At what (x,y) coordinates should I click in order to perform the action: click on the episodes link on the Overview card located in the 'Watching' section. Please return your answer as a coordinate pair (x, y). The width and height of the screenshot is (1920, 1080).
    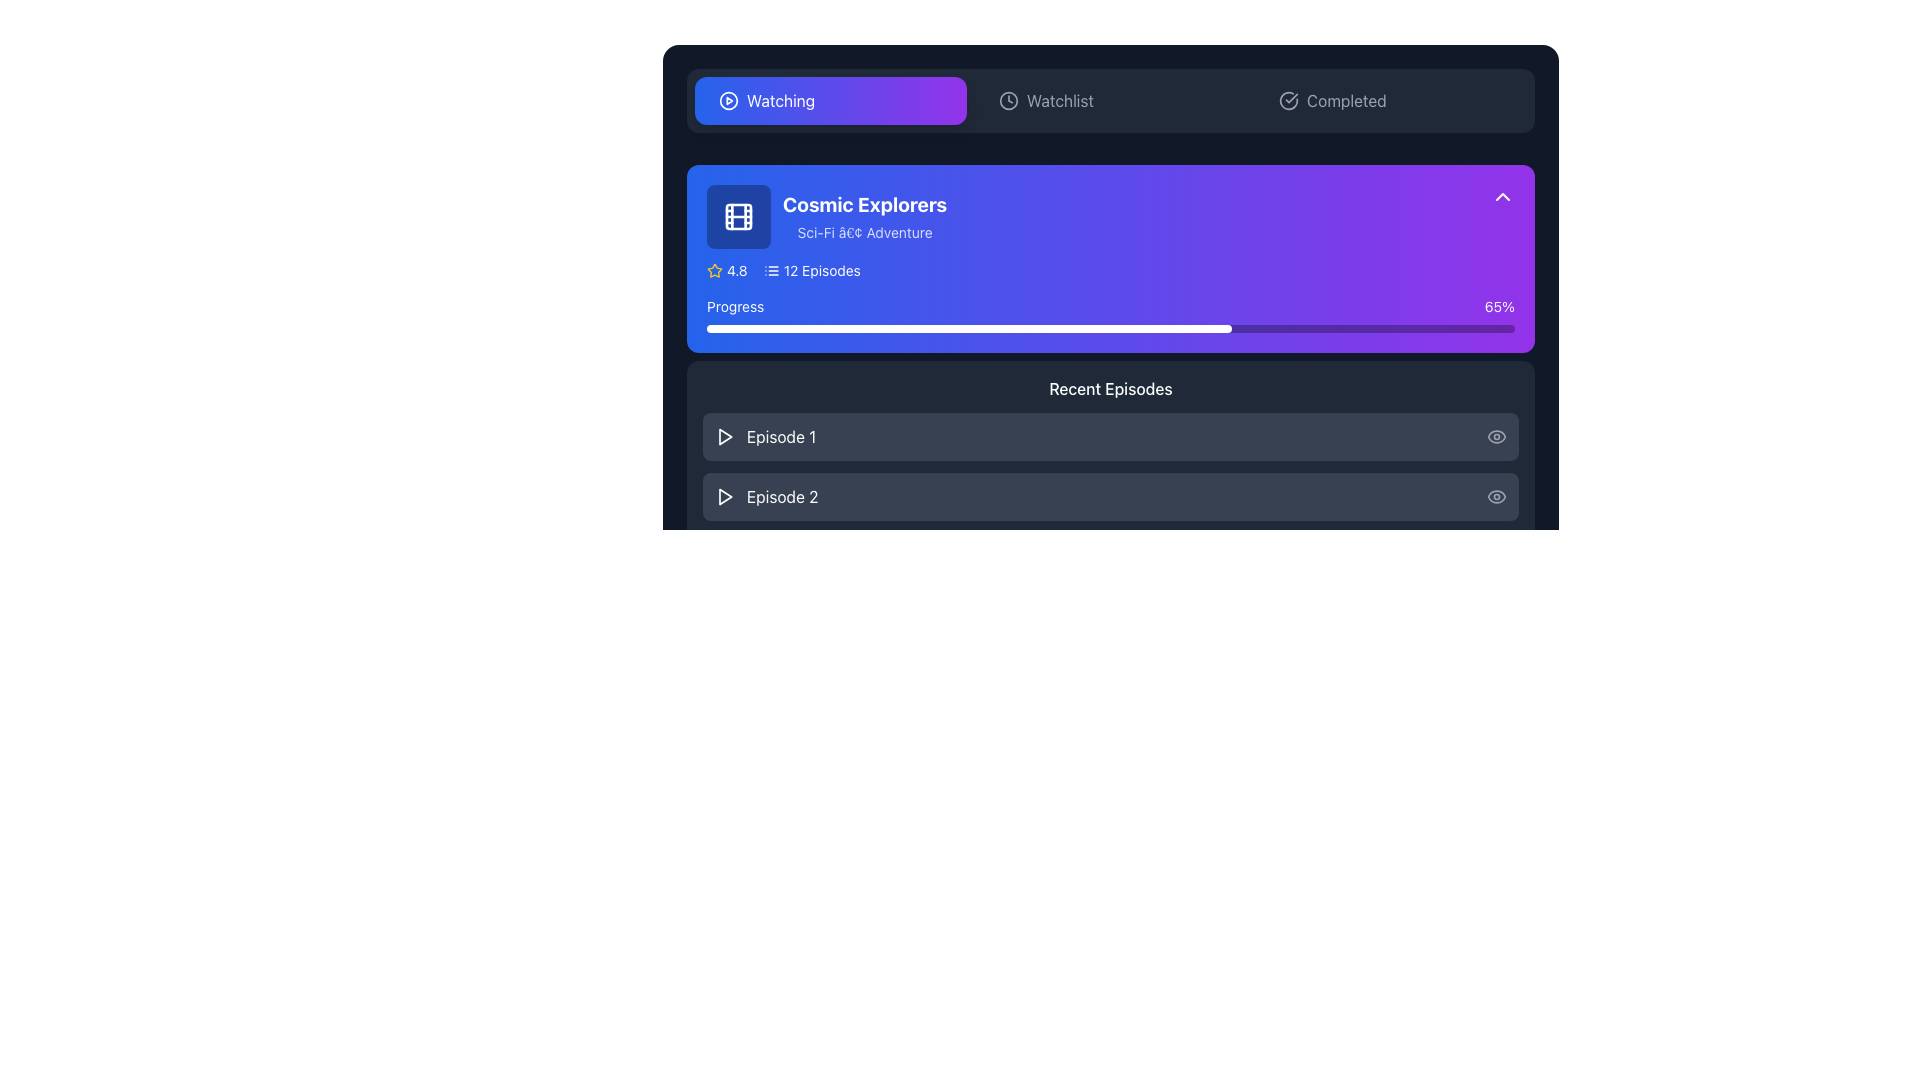
    Looking at the image, I should click on (1098, 231).